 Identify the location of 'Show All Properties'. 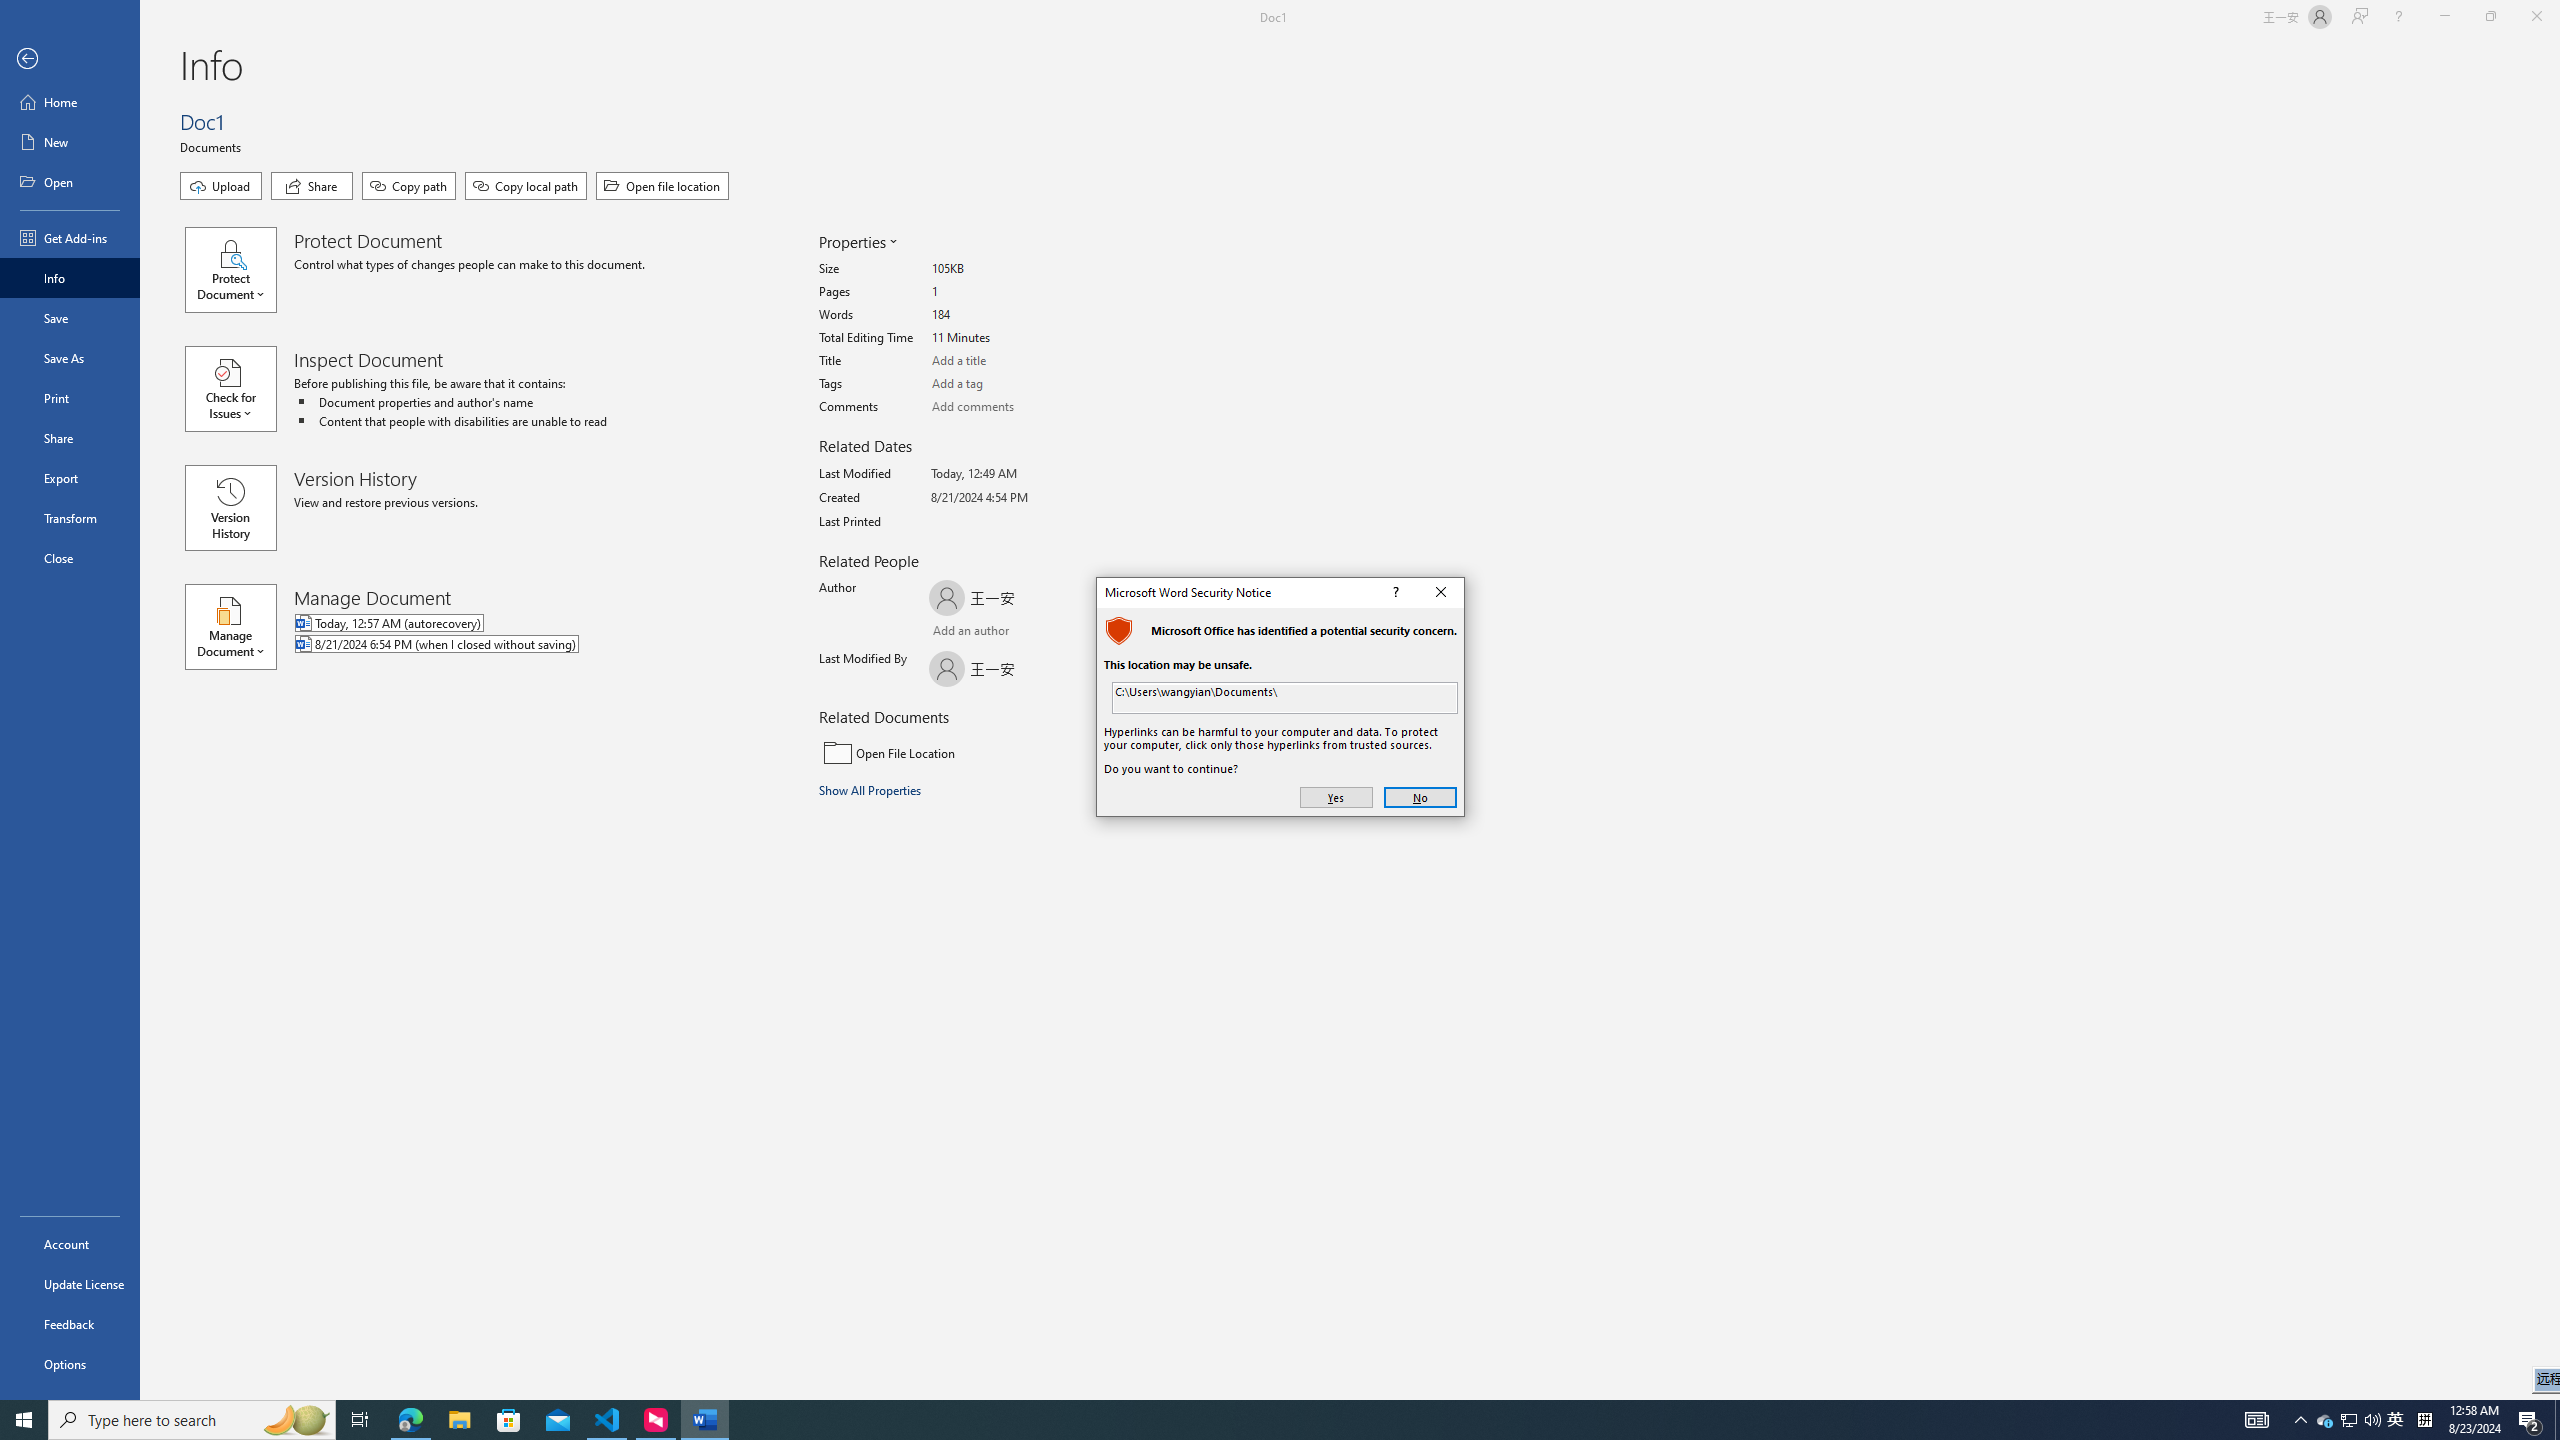
(871, 788).